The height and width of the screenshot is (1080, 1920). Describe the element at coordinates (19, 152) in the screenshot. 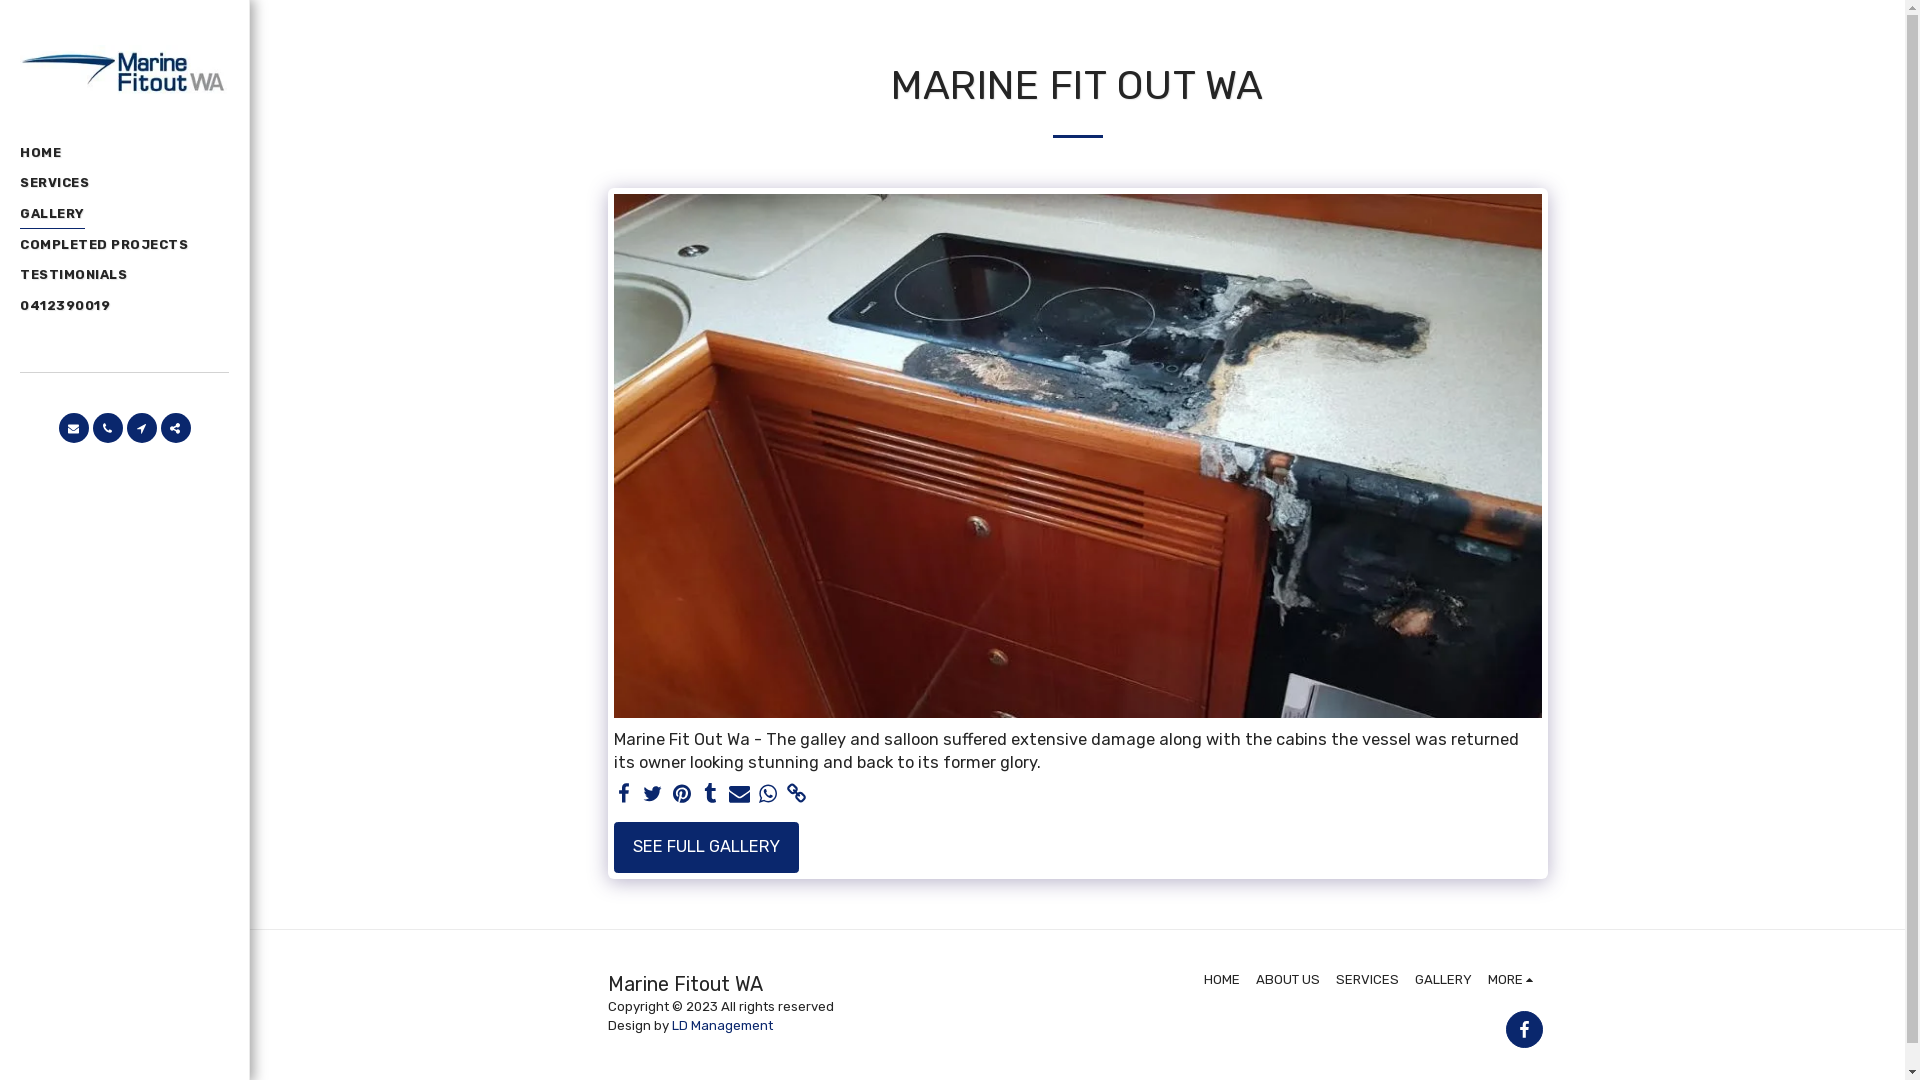

I see `'HOME'` at that location.